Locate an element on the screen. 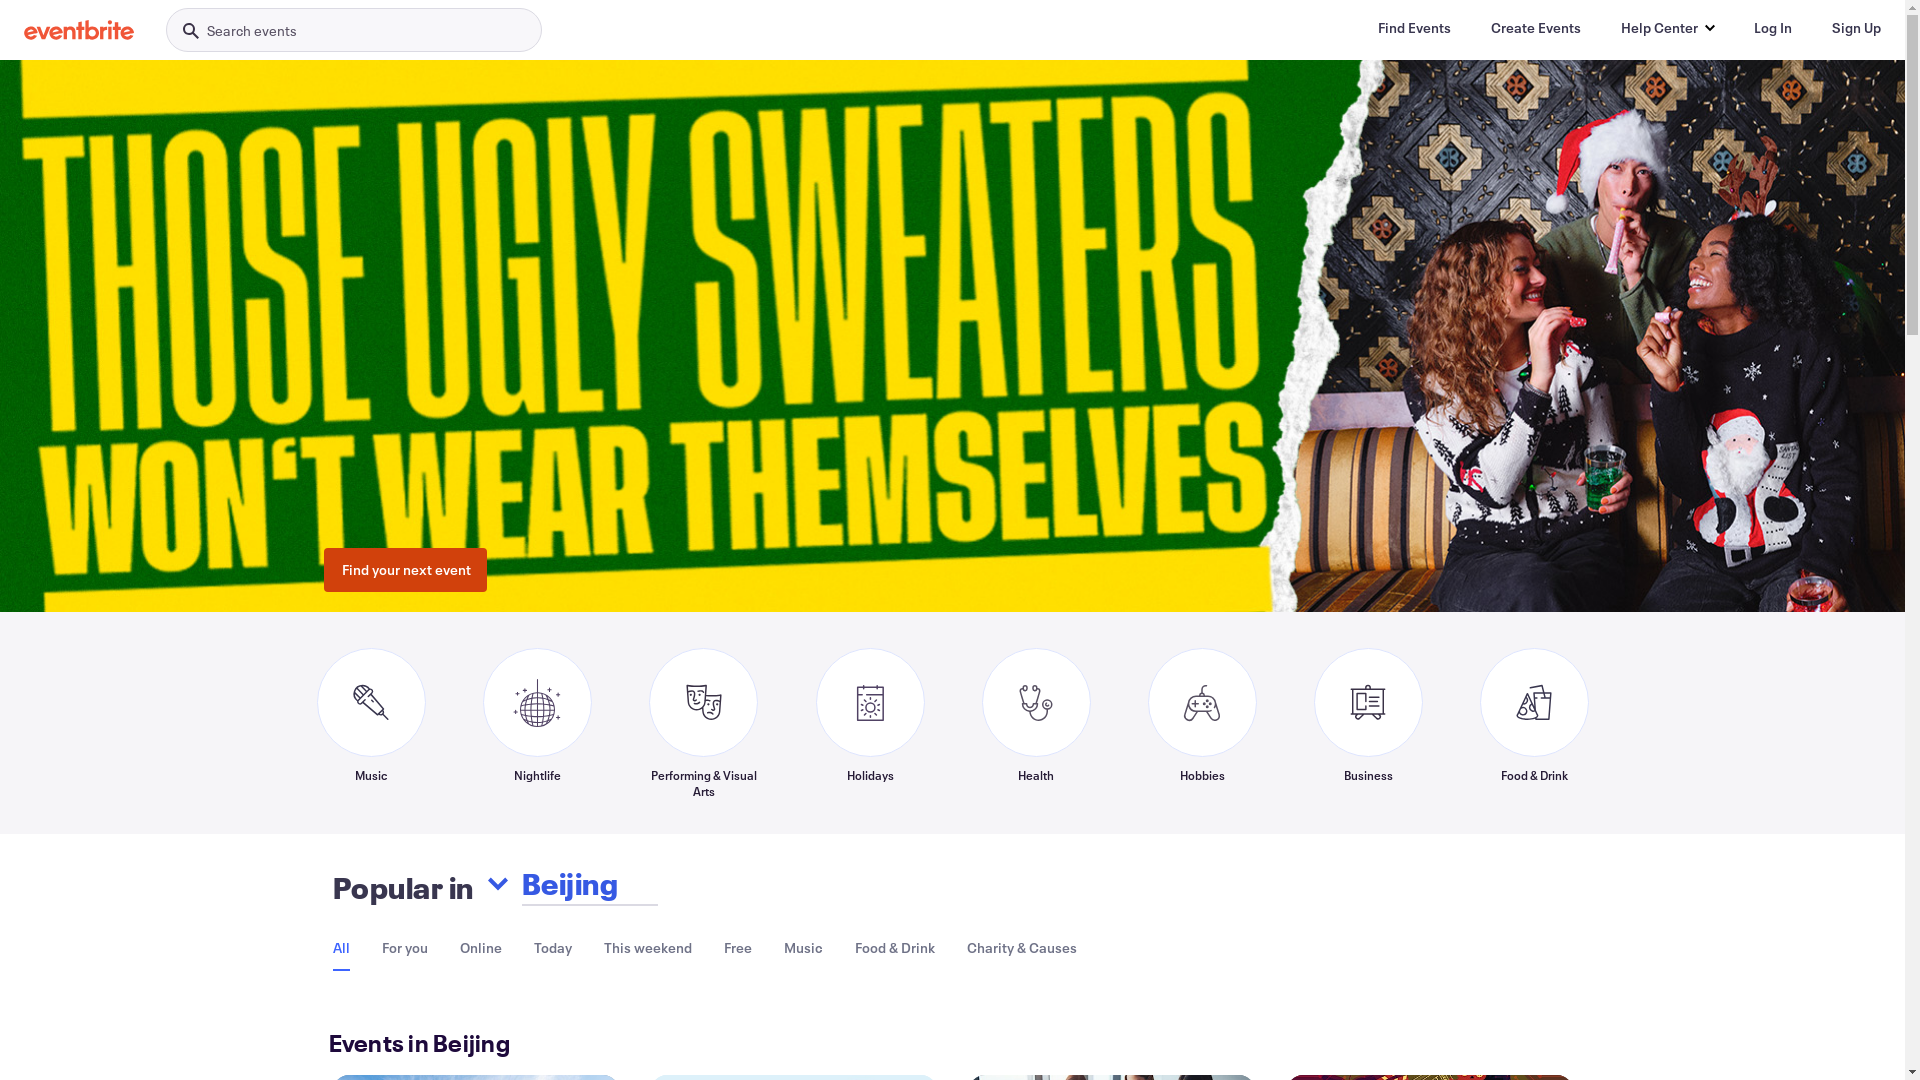 The image size is (1920, 1080). 'Sign Up' is located at coordinates (1855, 27).